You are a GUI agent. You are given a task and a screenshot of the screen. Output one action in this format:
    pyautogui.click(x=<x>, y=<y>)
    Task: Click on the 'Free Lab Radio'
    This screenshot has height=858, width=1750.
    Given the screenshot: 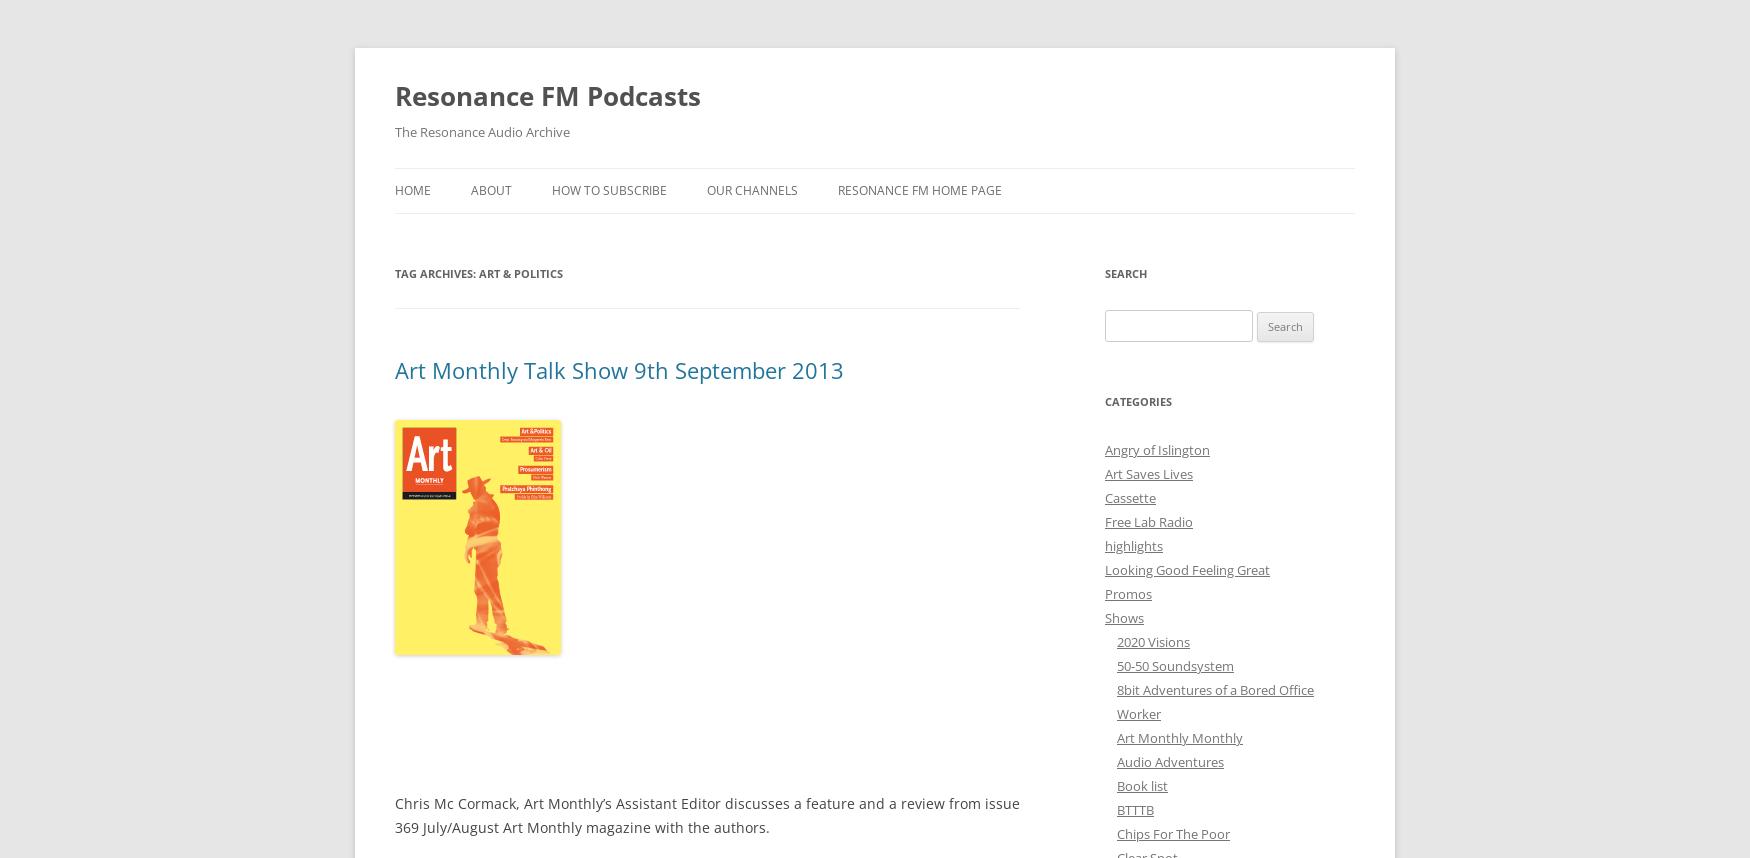 What is the action you would take?
    pyautogui.click(x=1148, y=522)
    